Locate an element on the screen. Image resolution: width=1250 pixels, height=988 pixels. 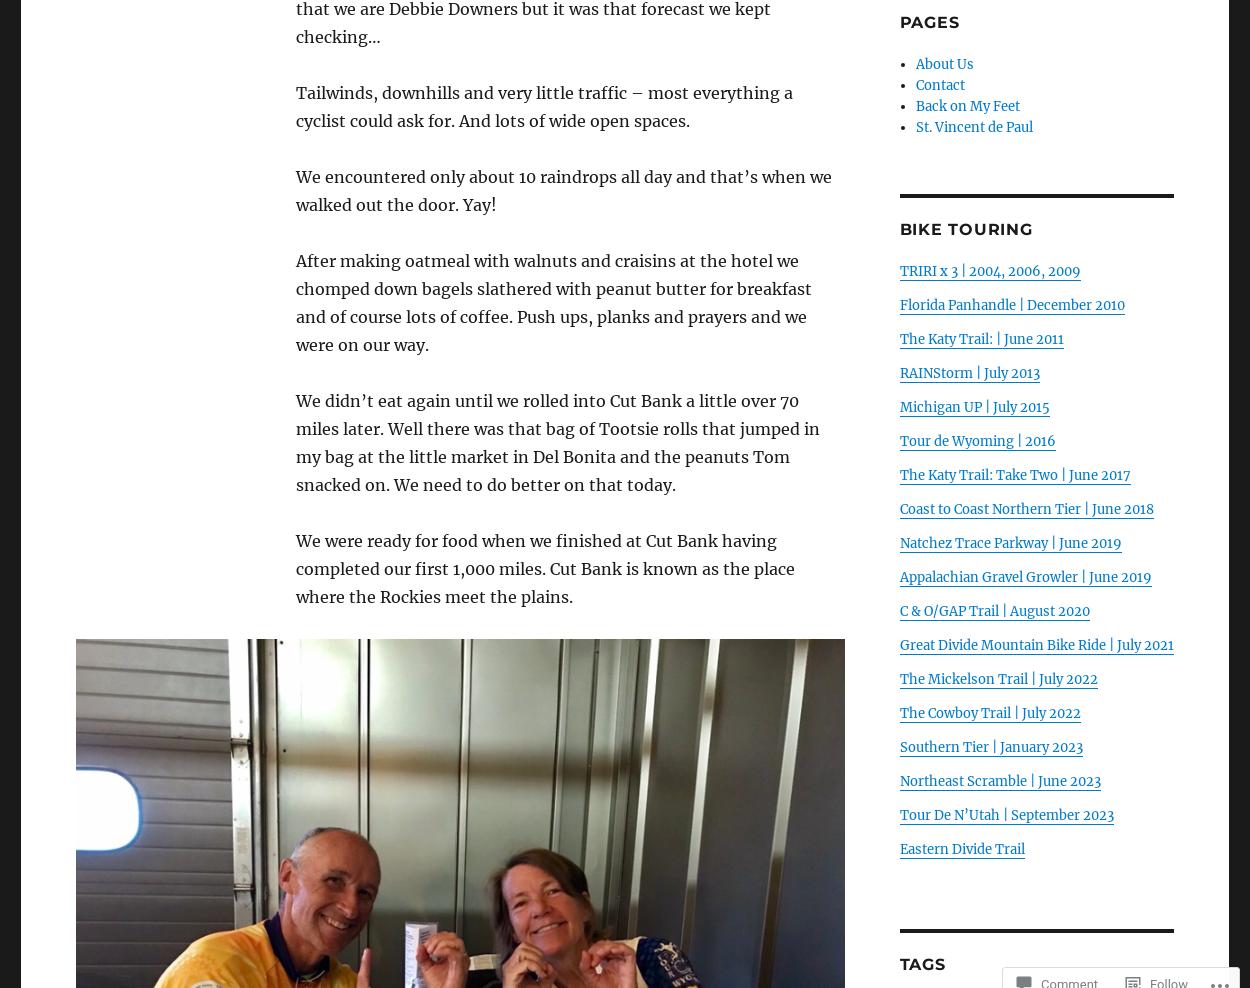
'Tour de Wyoming | 2016' is located at coordinates (976, 441).